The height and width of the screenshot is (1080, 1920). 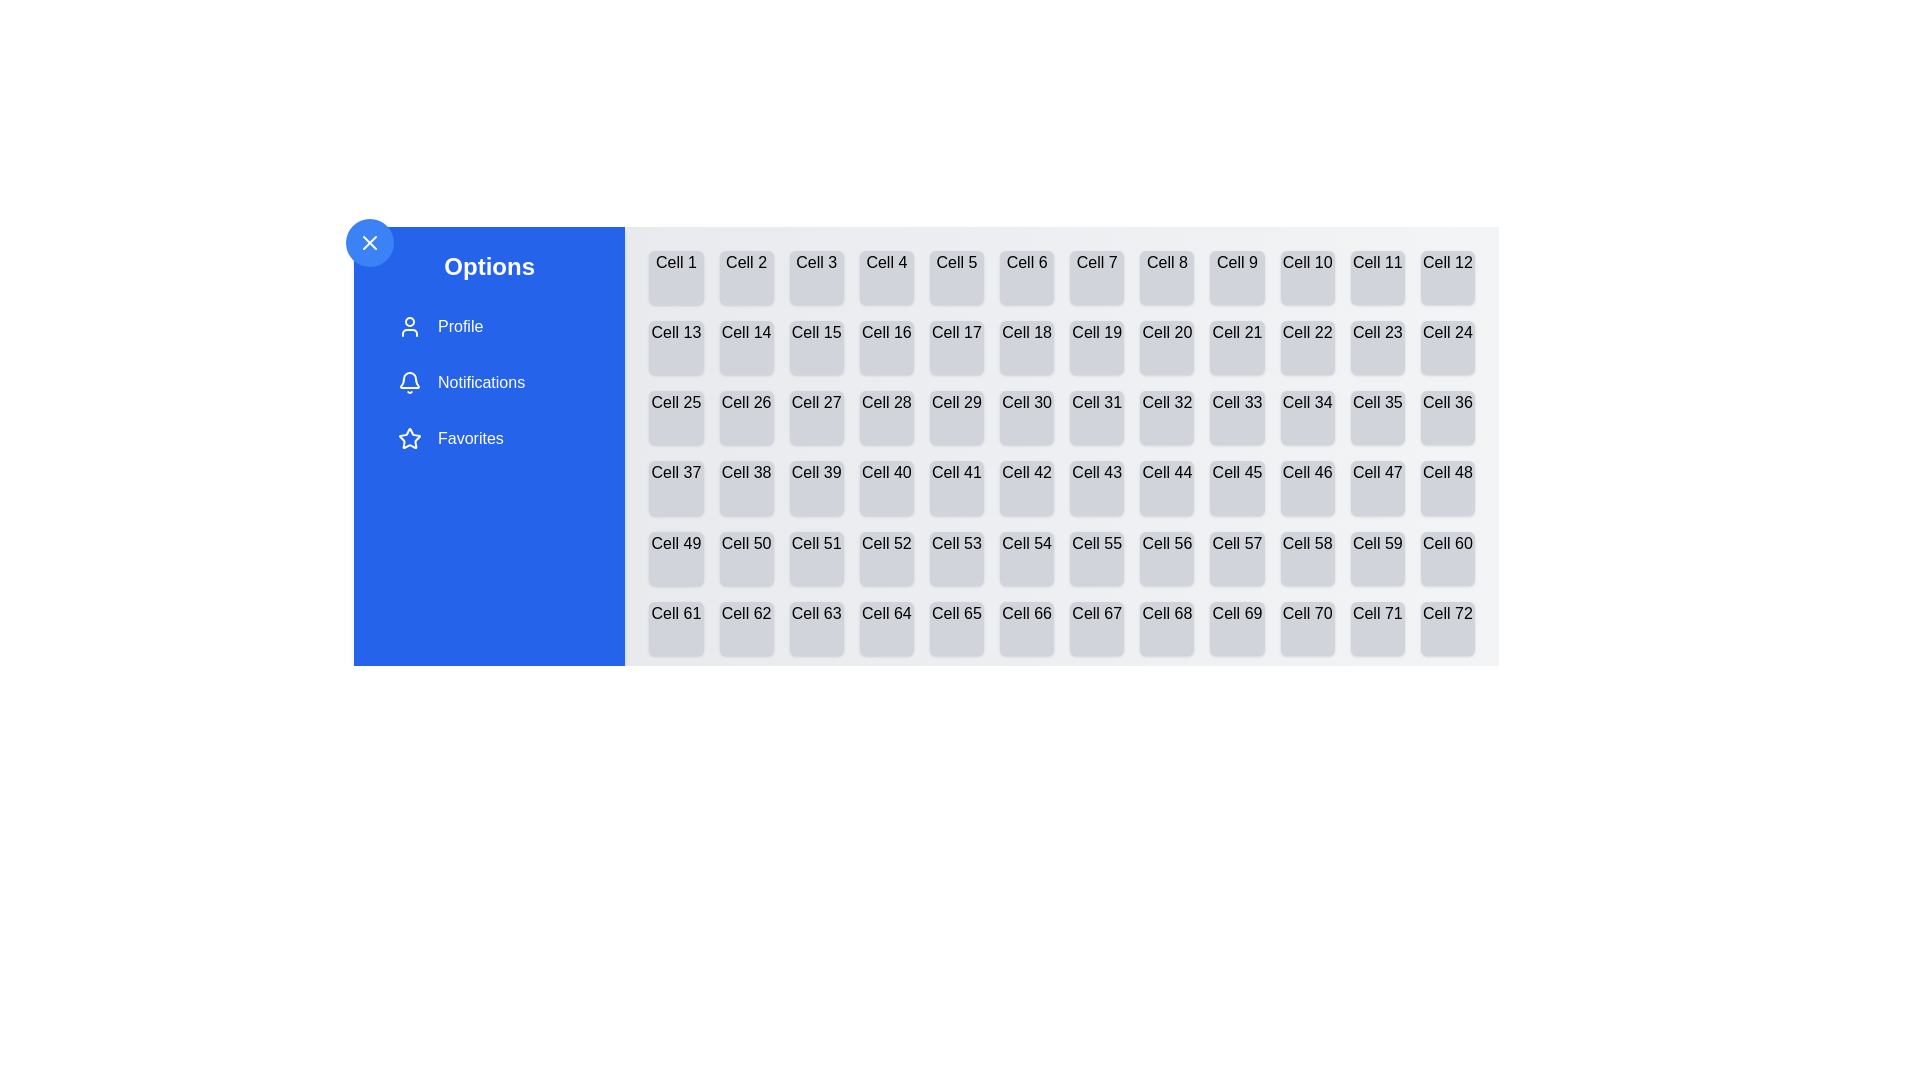 What do you see at coordinates (489, 326) in the screenshot?
I see `the drawer item labeled Profile to observe the visual change` at bounding box center [489, 326].